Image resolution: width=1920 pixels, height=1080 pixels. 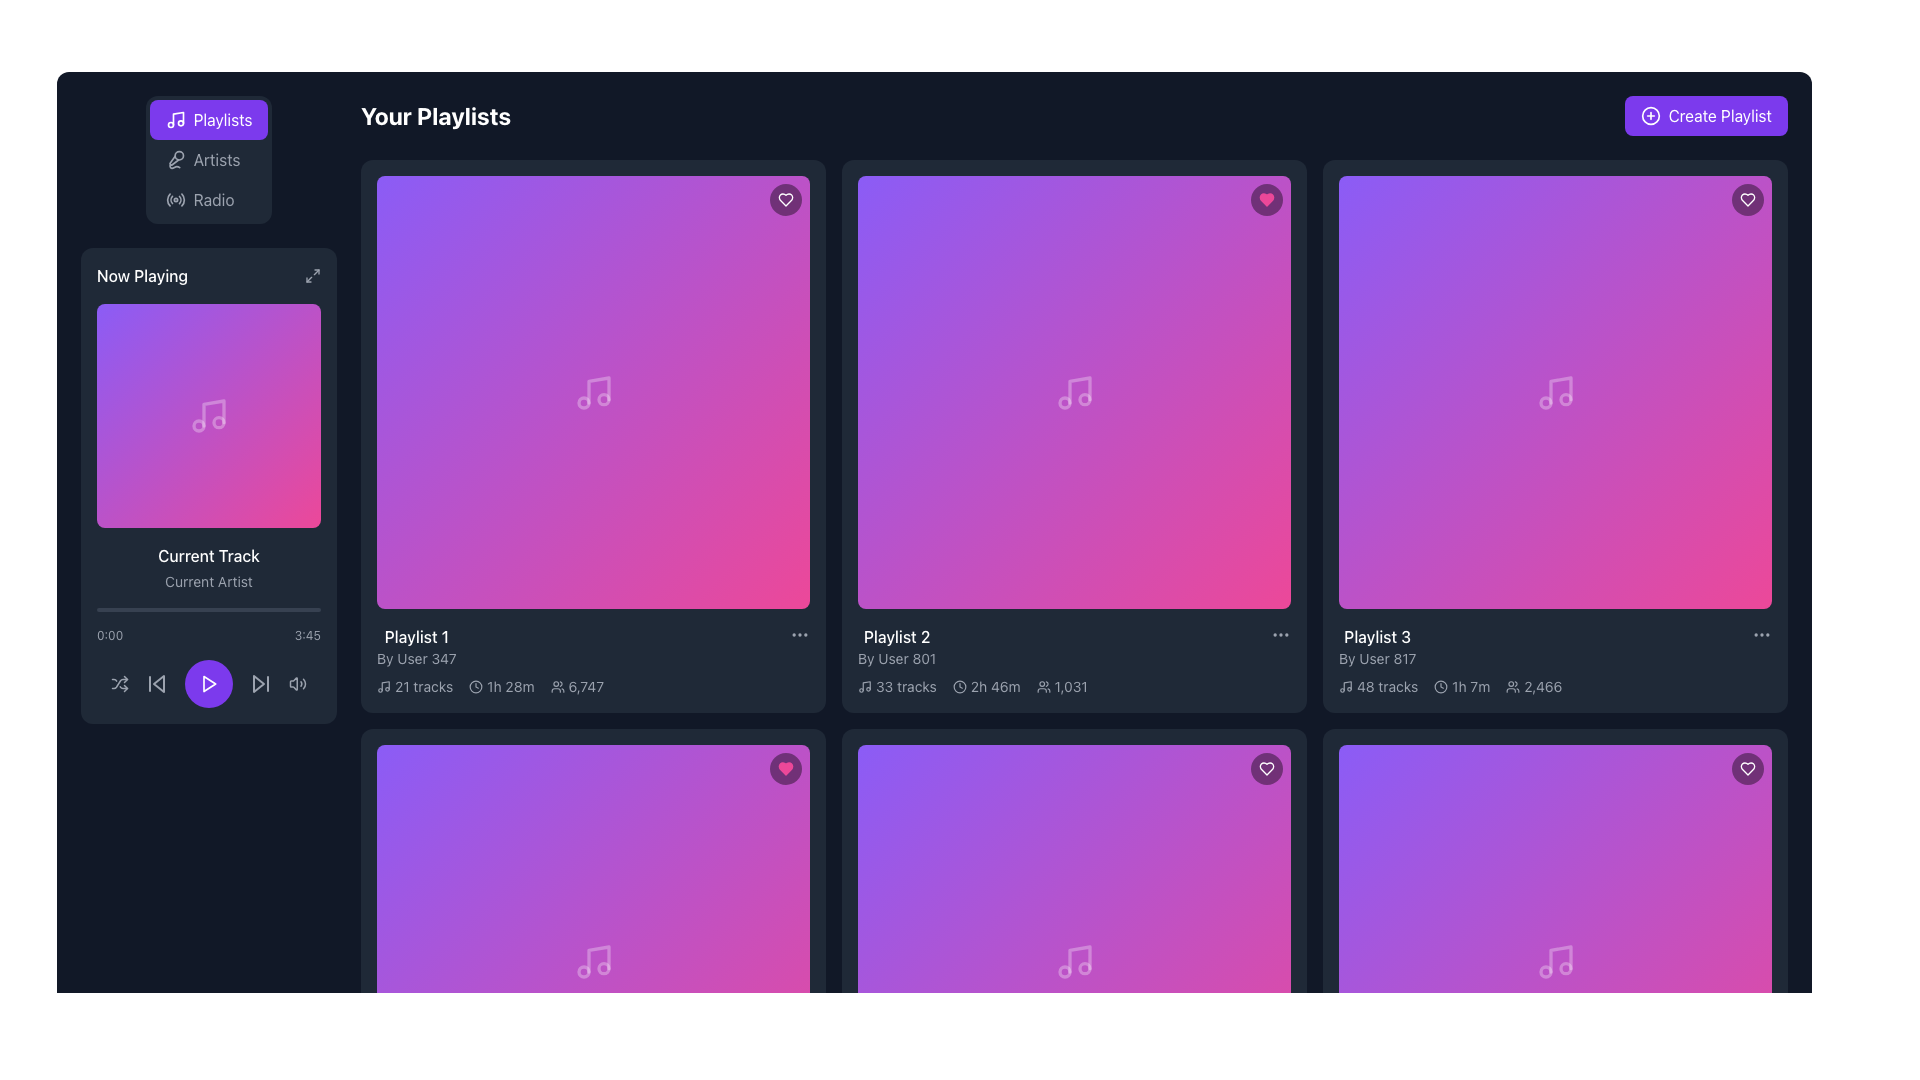 What do you see at coordinates (168, 200) in the screenshot?
I see `the graphical curve resembling a portion of a circular arc located near the top left corner of a circular graphic` at bounding box center [168, 200].